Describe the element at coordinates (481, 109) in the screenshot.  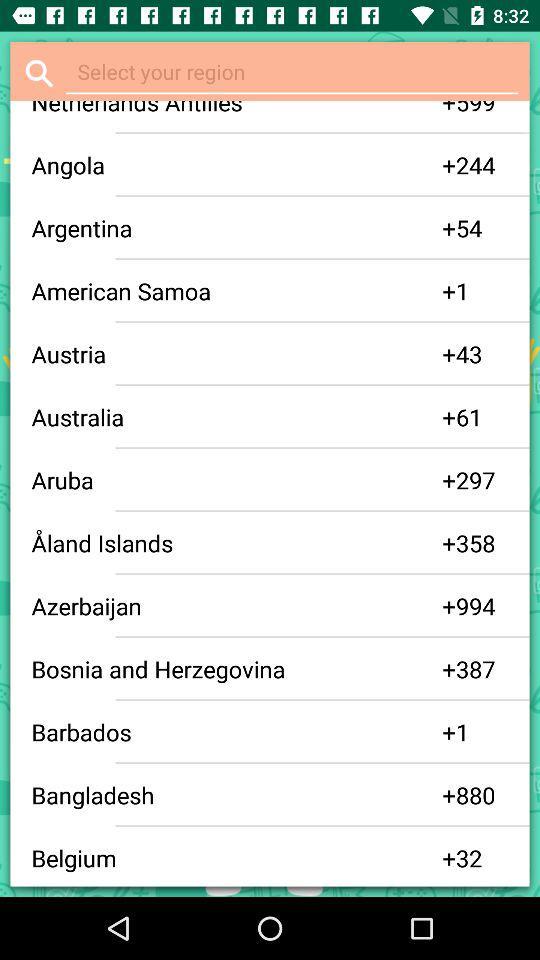
I see `the item to the right of +` at that location.